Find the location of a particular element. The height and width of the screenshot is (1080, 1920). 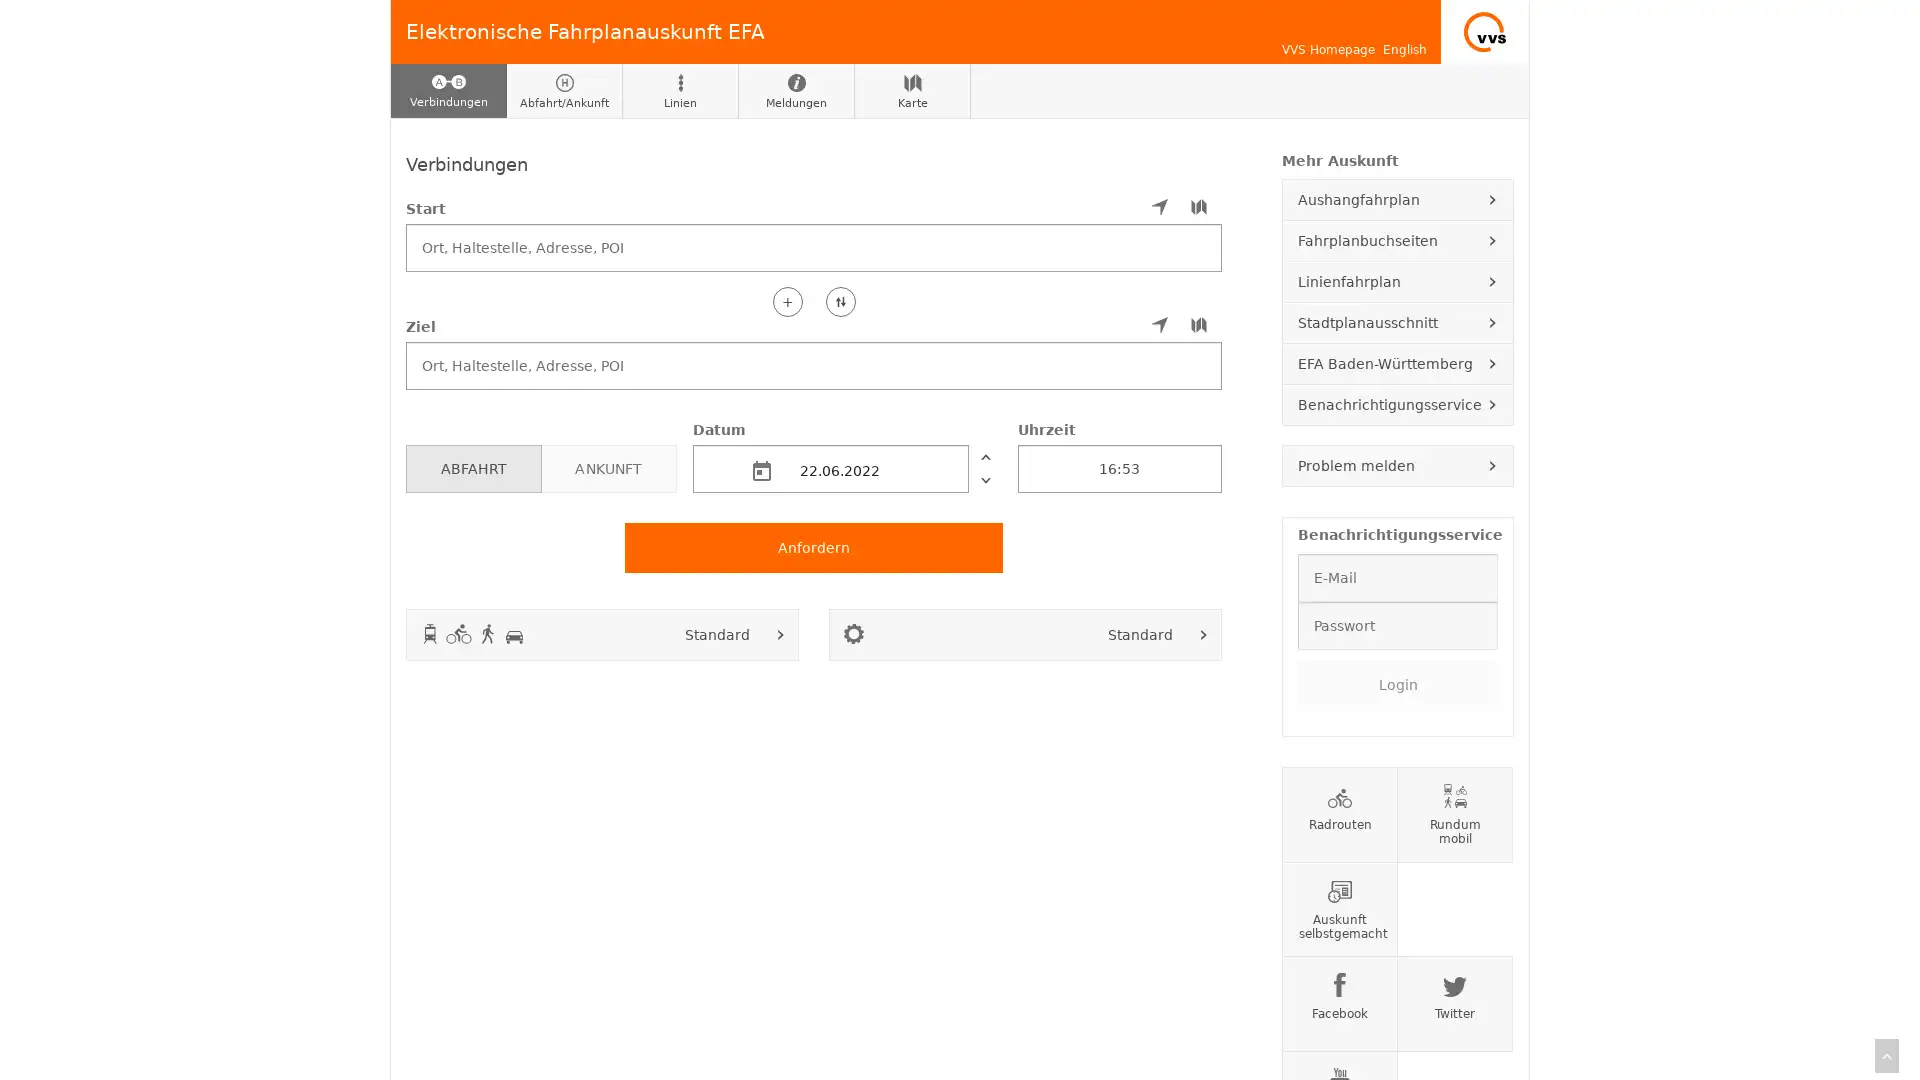

vorher is located at coordinates (984, 455).